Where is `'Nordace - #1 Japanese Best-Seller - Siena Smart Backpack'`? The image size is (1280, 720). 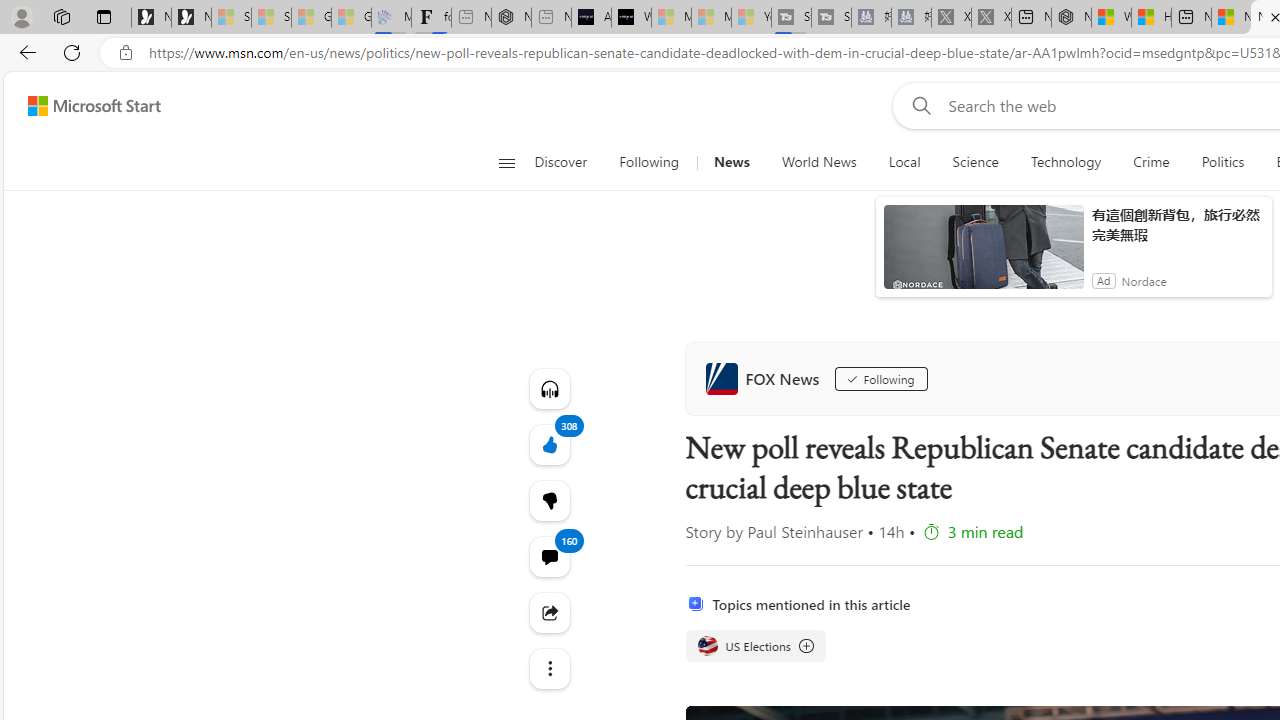
'Nordace - #1 Japanese Best-Seller - Siena Smart Backpack' is located at coordinates (511, 17).